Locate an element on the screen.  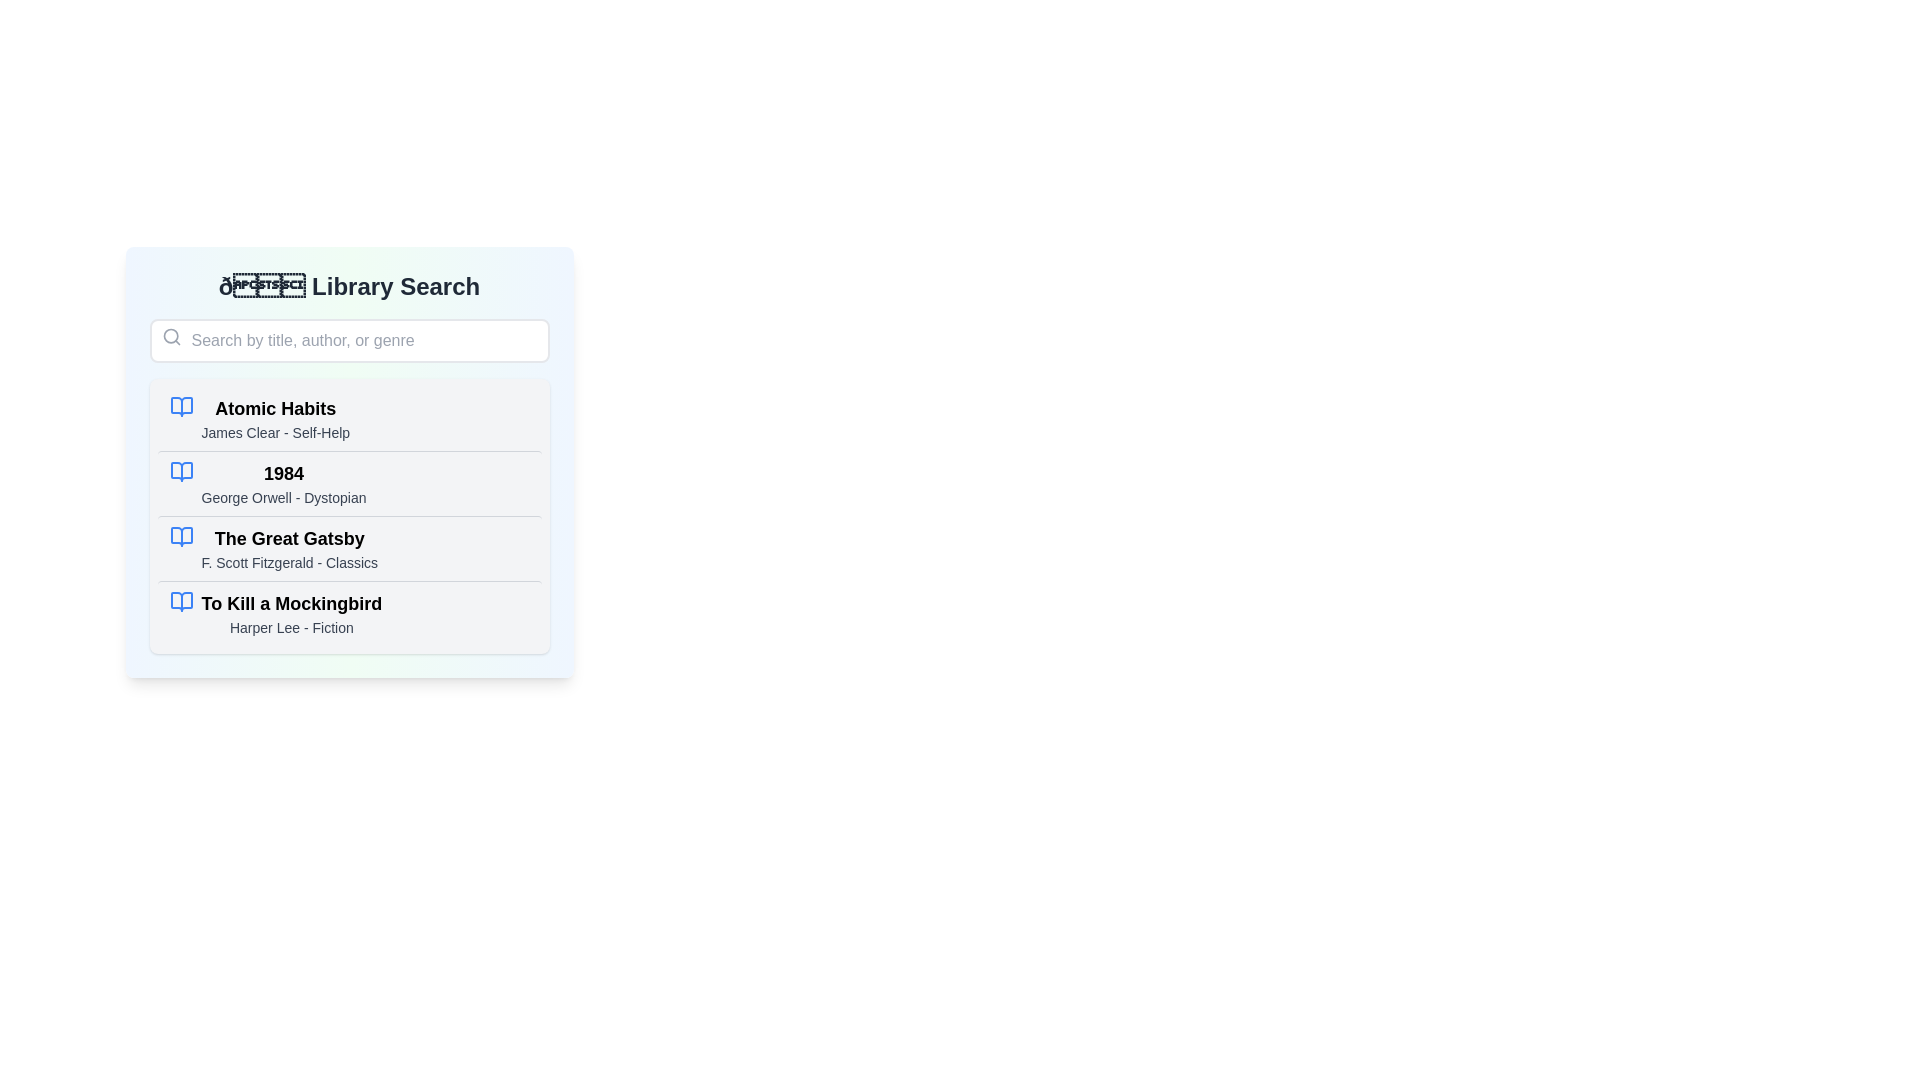
the title of the book displayed prominently in the search results panel, located above 'F. Scott Fitzgerald - Classics', to use it for search or selection is located at coordinates (288, 538).